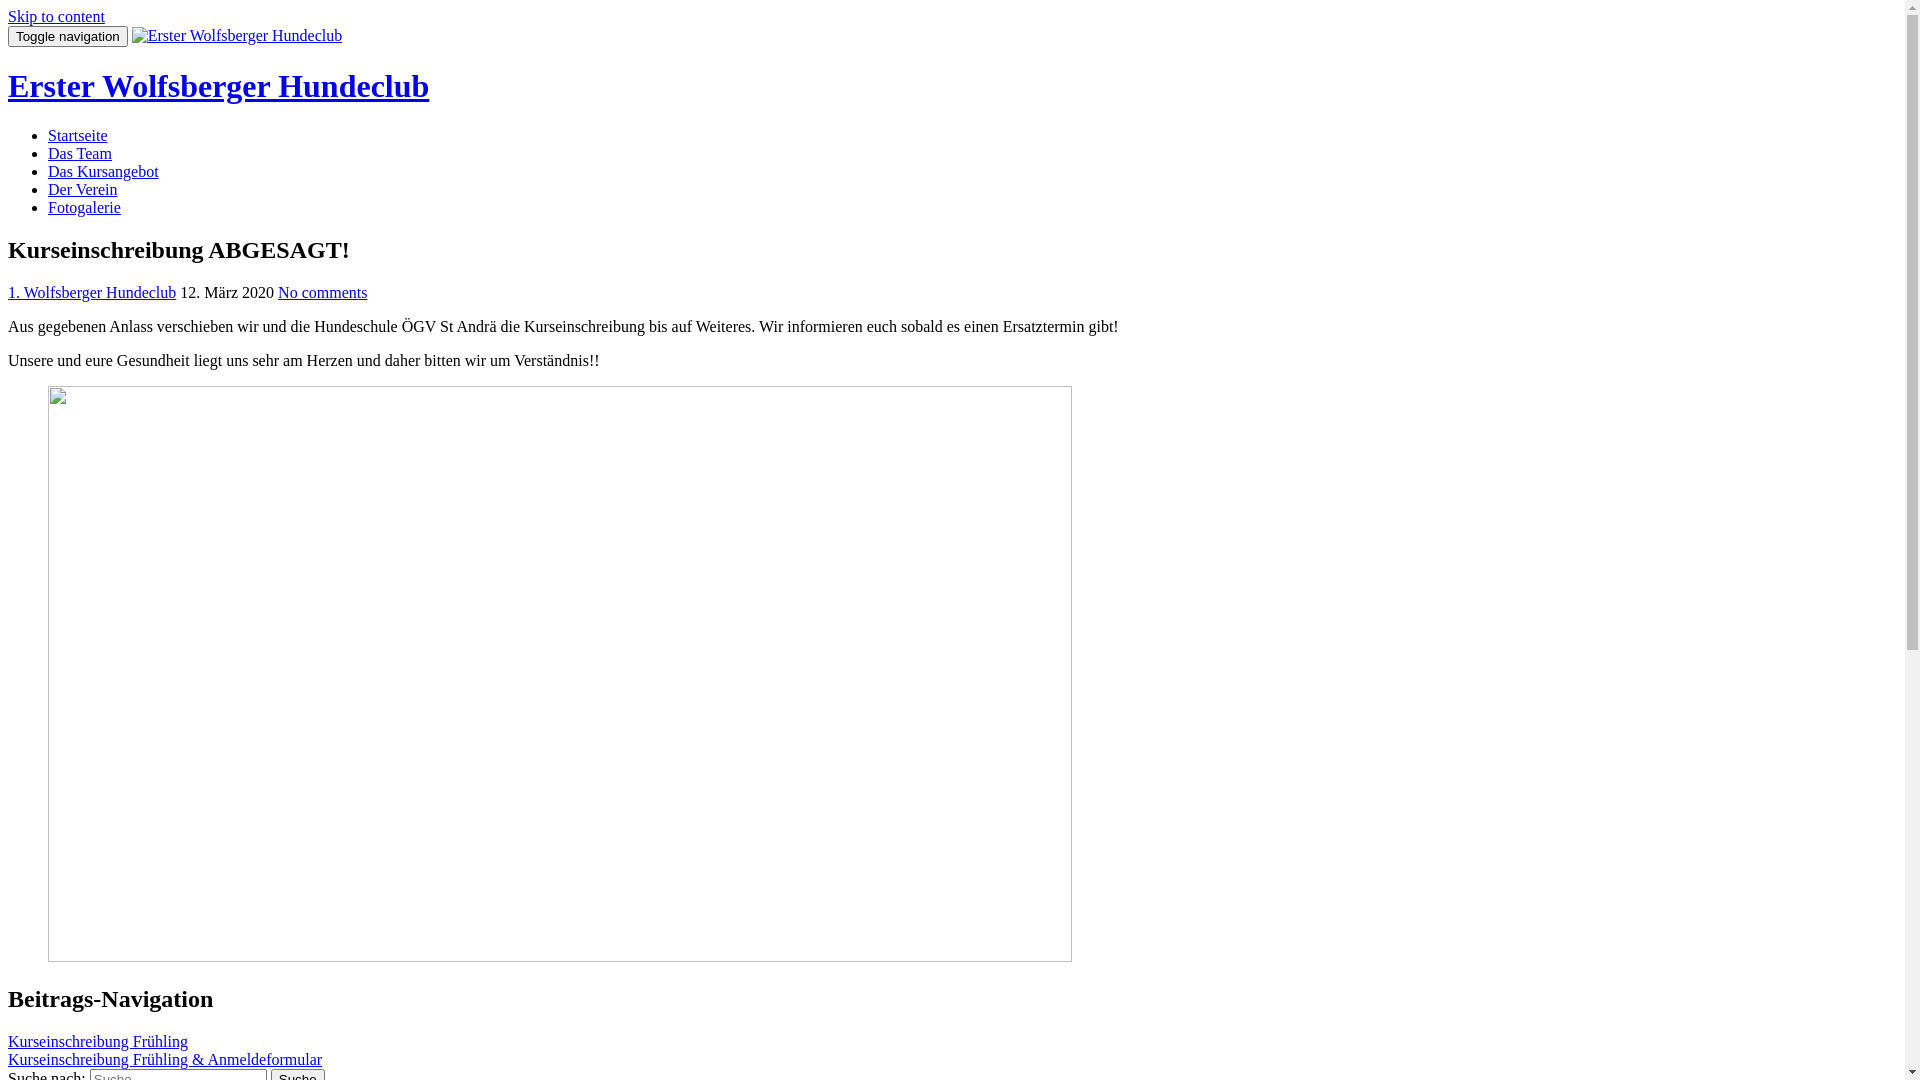  I want to click on 'Der Verein', so click(81, 189).